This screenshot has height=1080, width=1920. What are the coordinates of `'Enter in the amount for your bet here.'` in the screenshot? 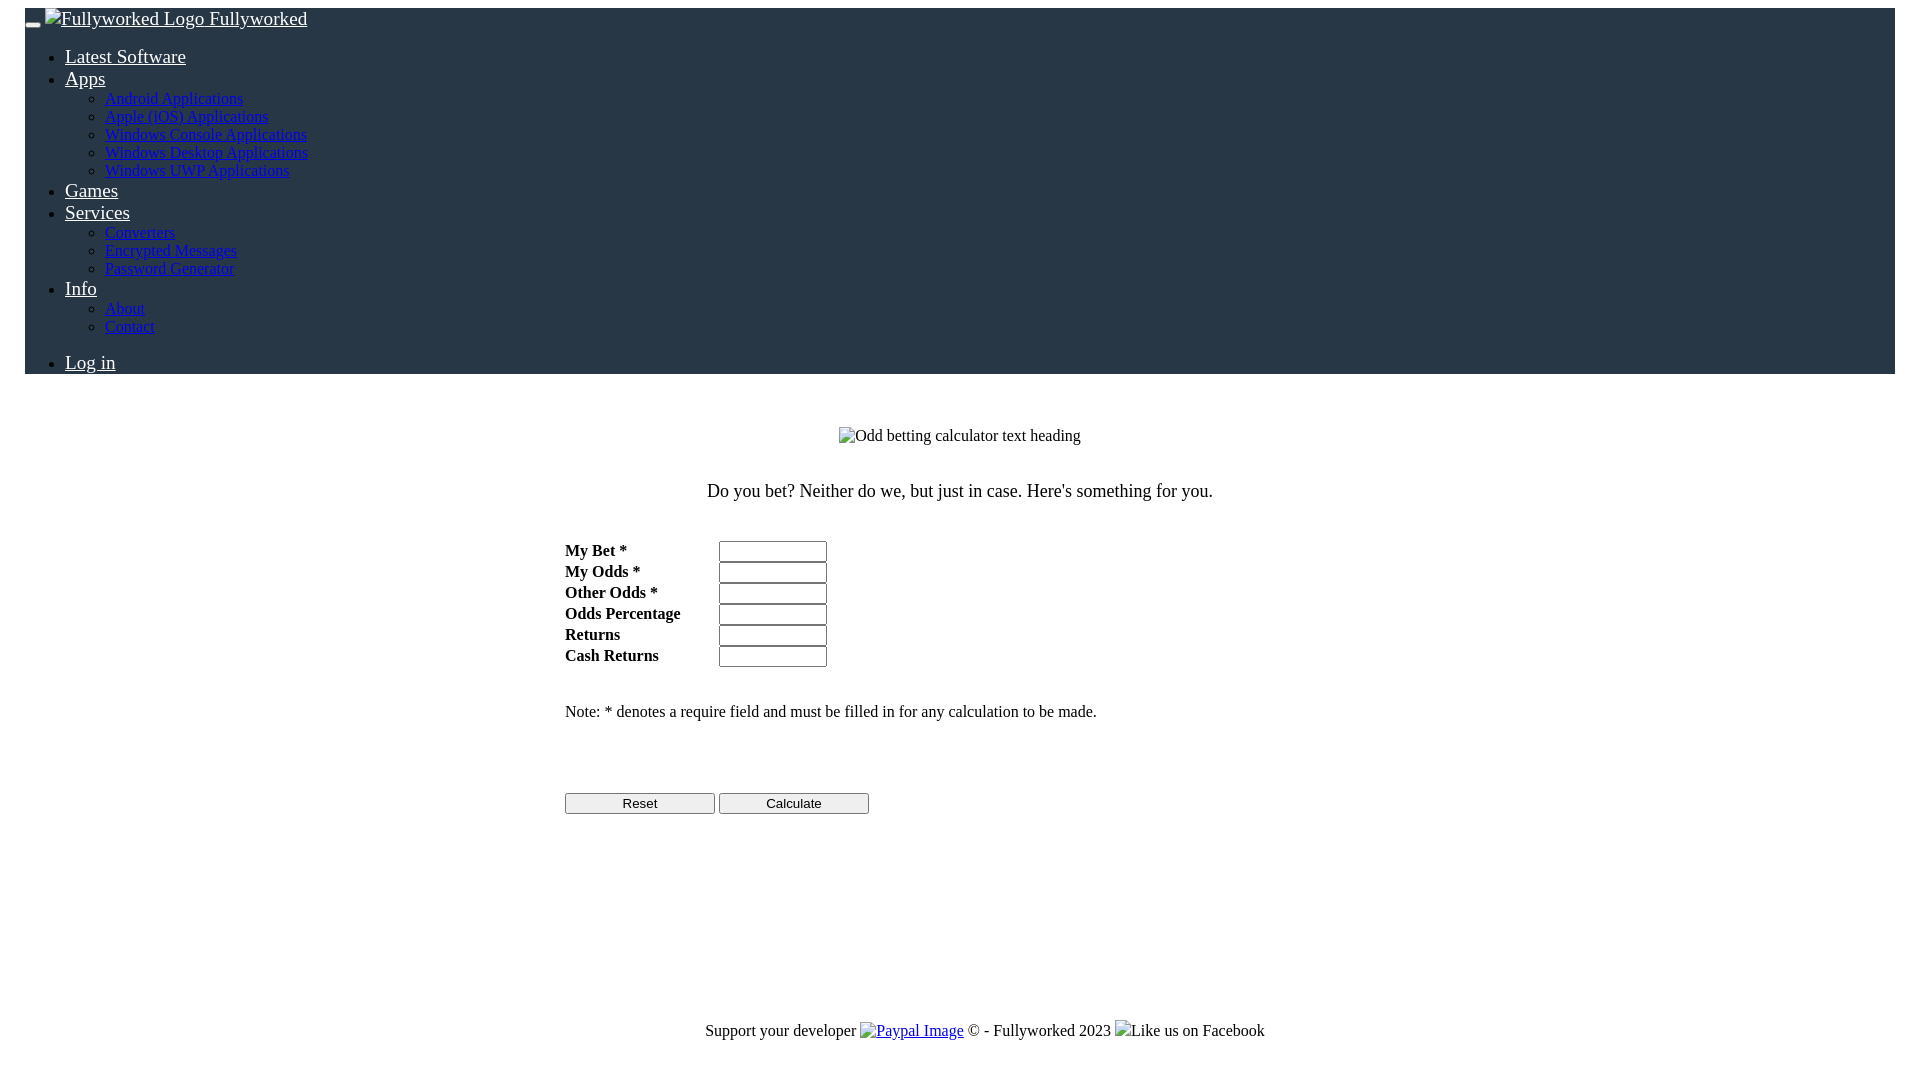 It's located at (771, 551).